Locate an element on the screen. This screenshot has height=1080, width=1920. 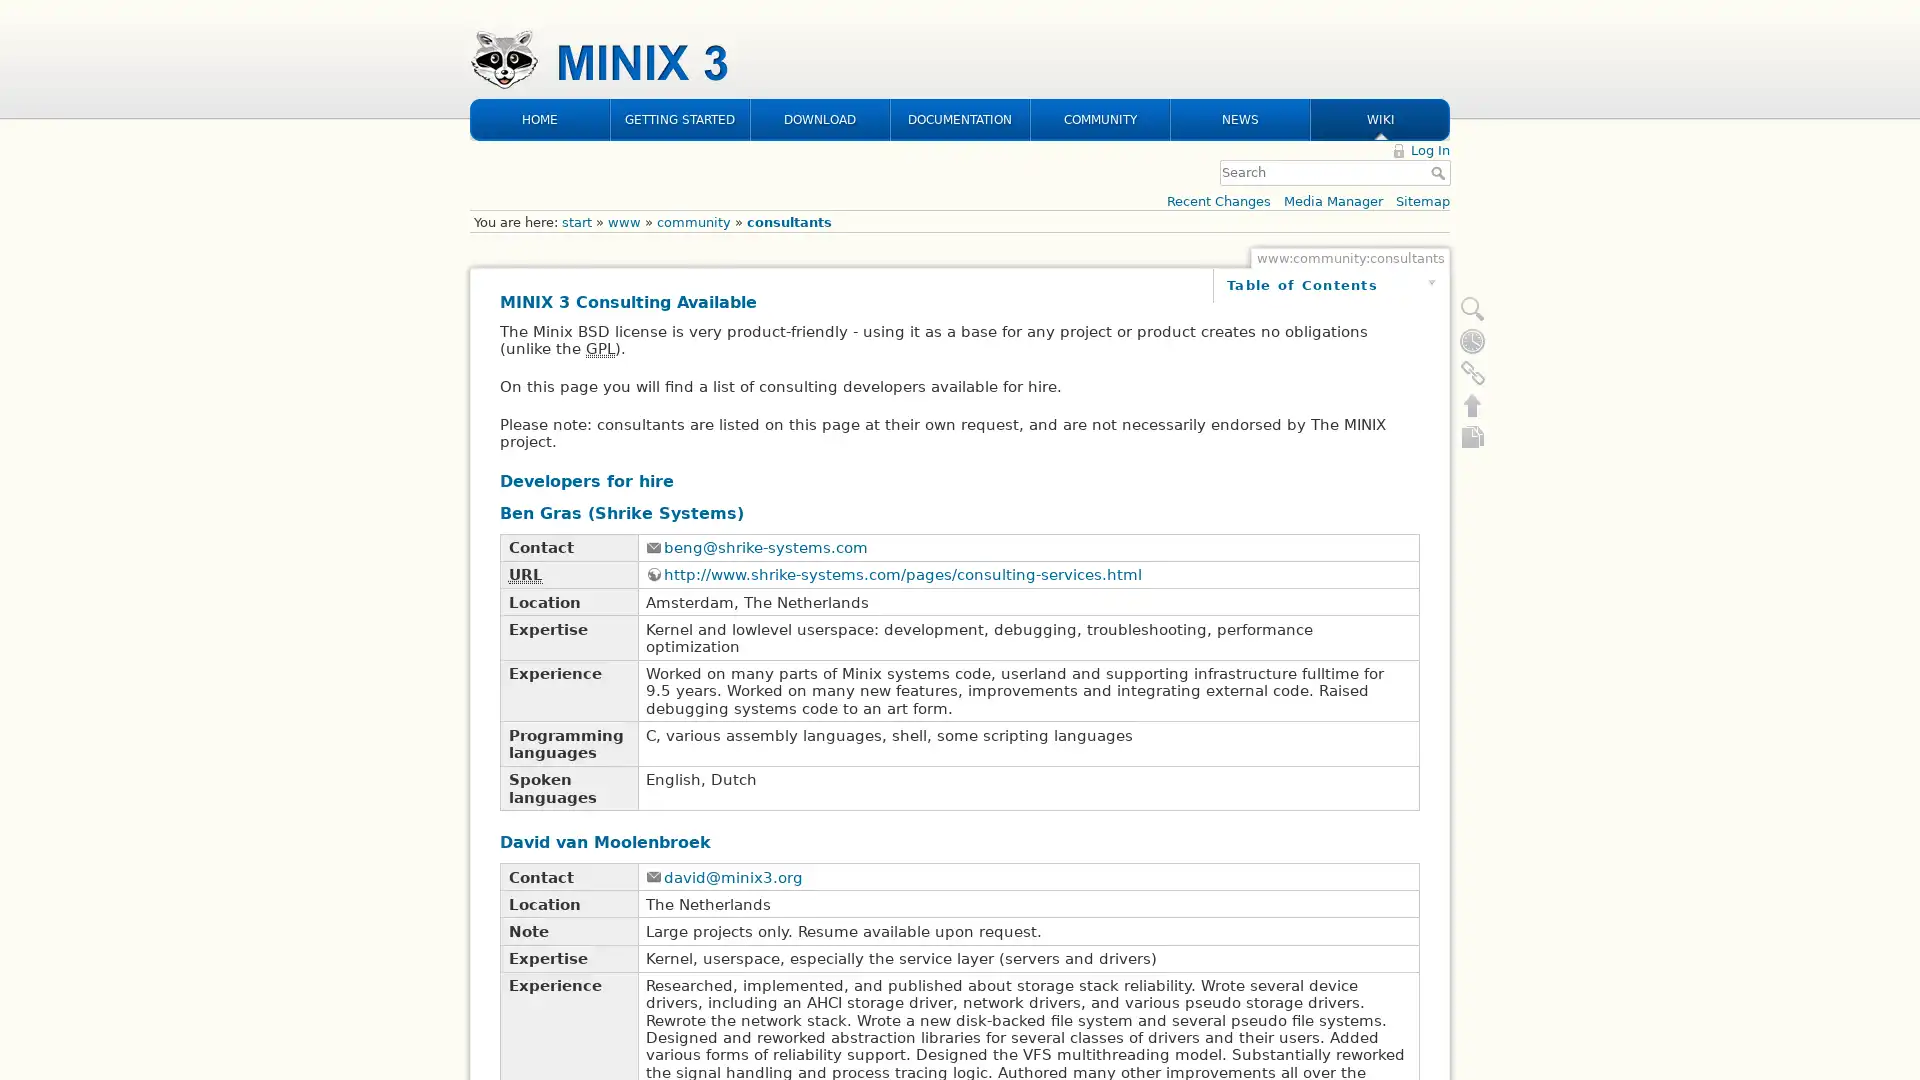
Search is located at coordinates (1440, 42).